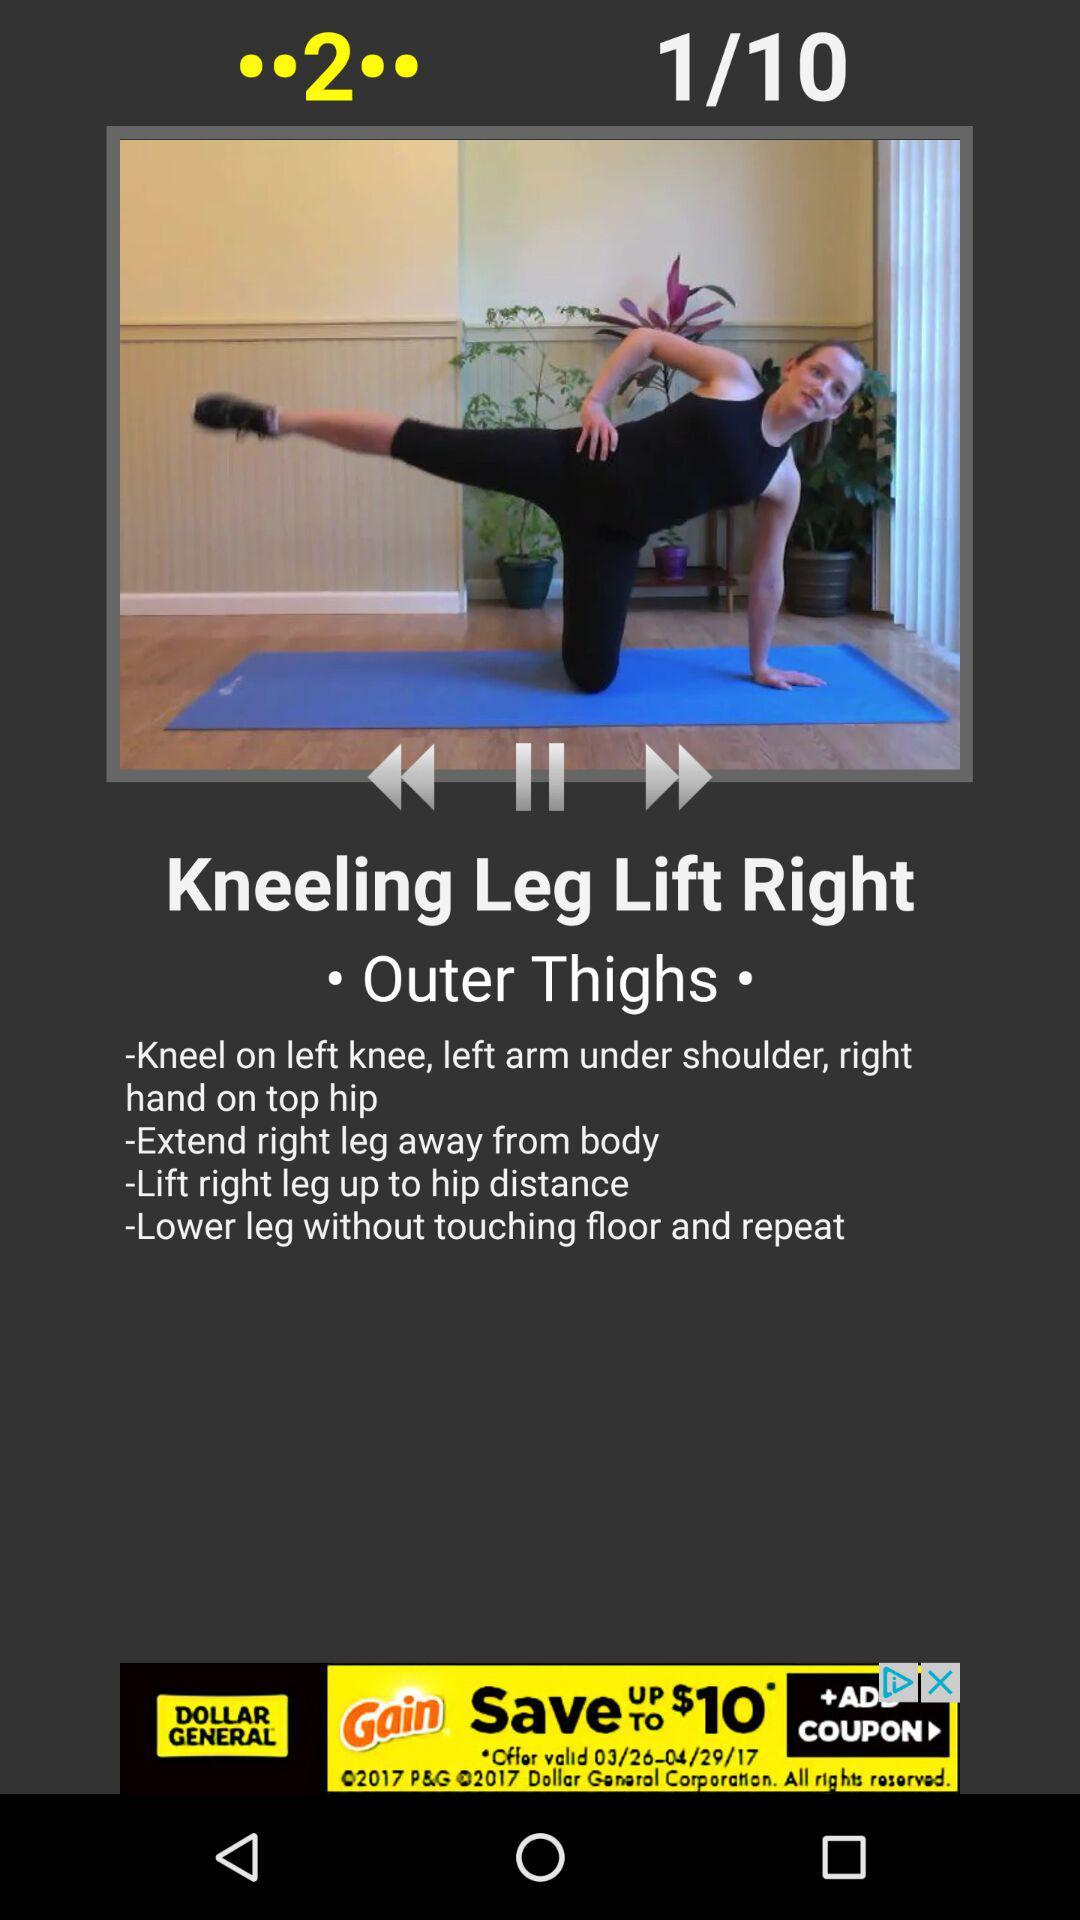 This screenshot has height=1920, width=1080. What do you see at coordinates (671, 776) in the screenshot?
I see `watch next video` at bounding box center [671, 776].